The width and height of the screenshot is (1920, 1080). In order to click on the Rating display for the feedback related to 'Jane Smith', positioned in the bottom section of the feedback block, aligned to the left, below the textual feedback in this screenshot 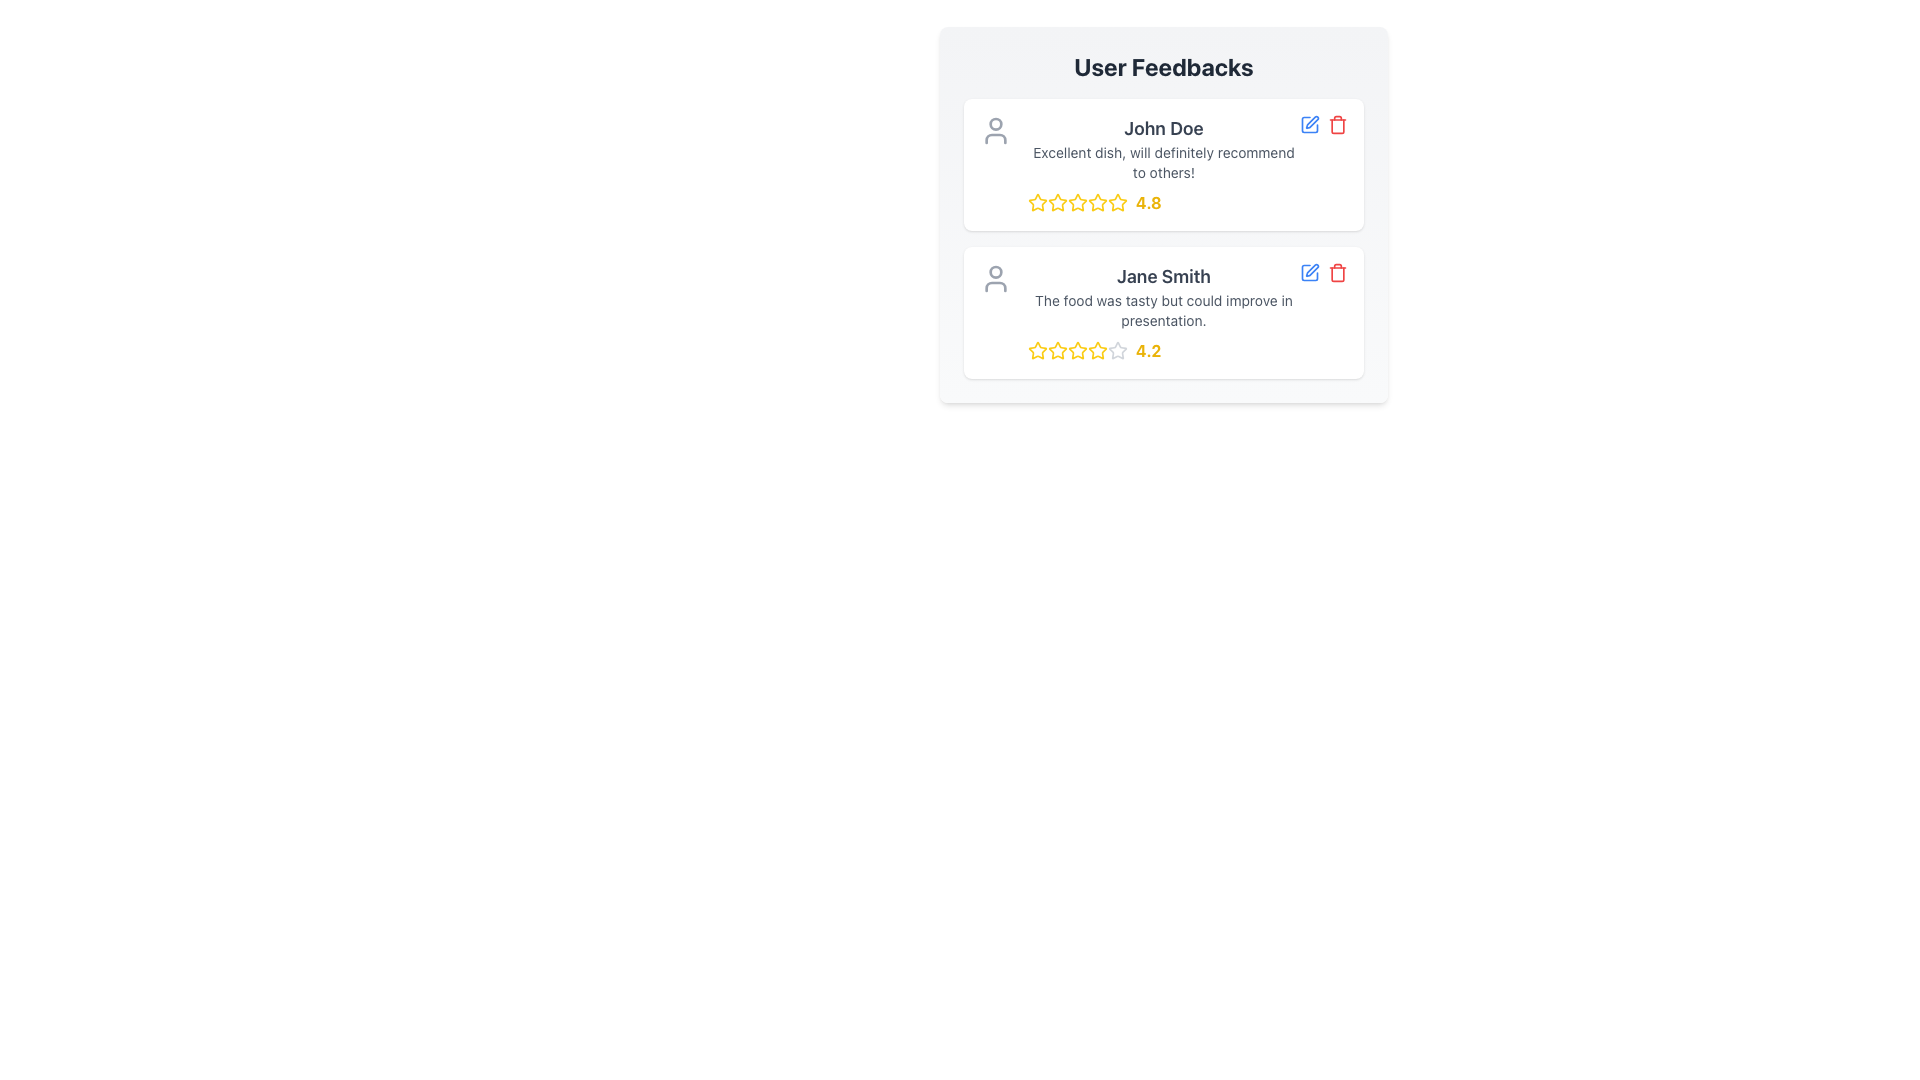, I will do `click(1163, 350)`.